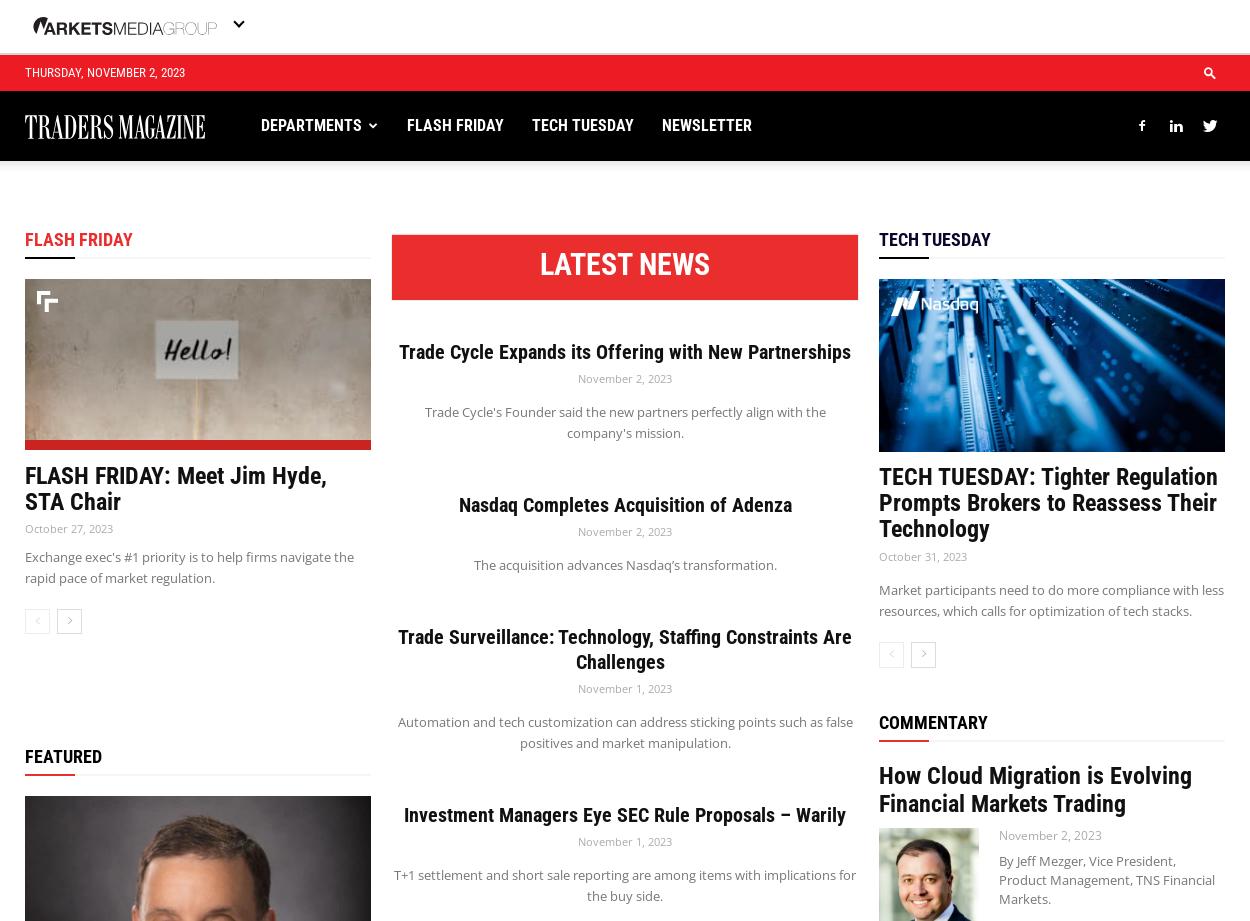 This screenshot has height=921, width=1250. I want to click on 'FLASH FRIDAY', so click(78, 237).